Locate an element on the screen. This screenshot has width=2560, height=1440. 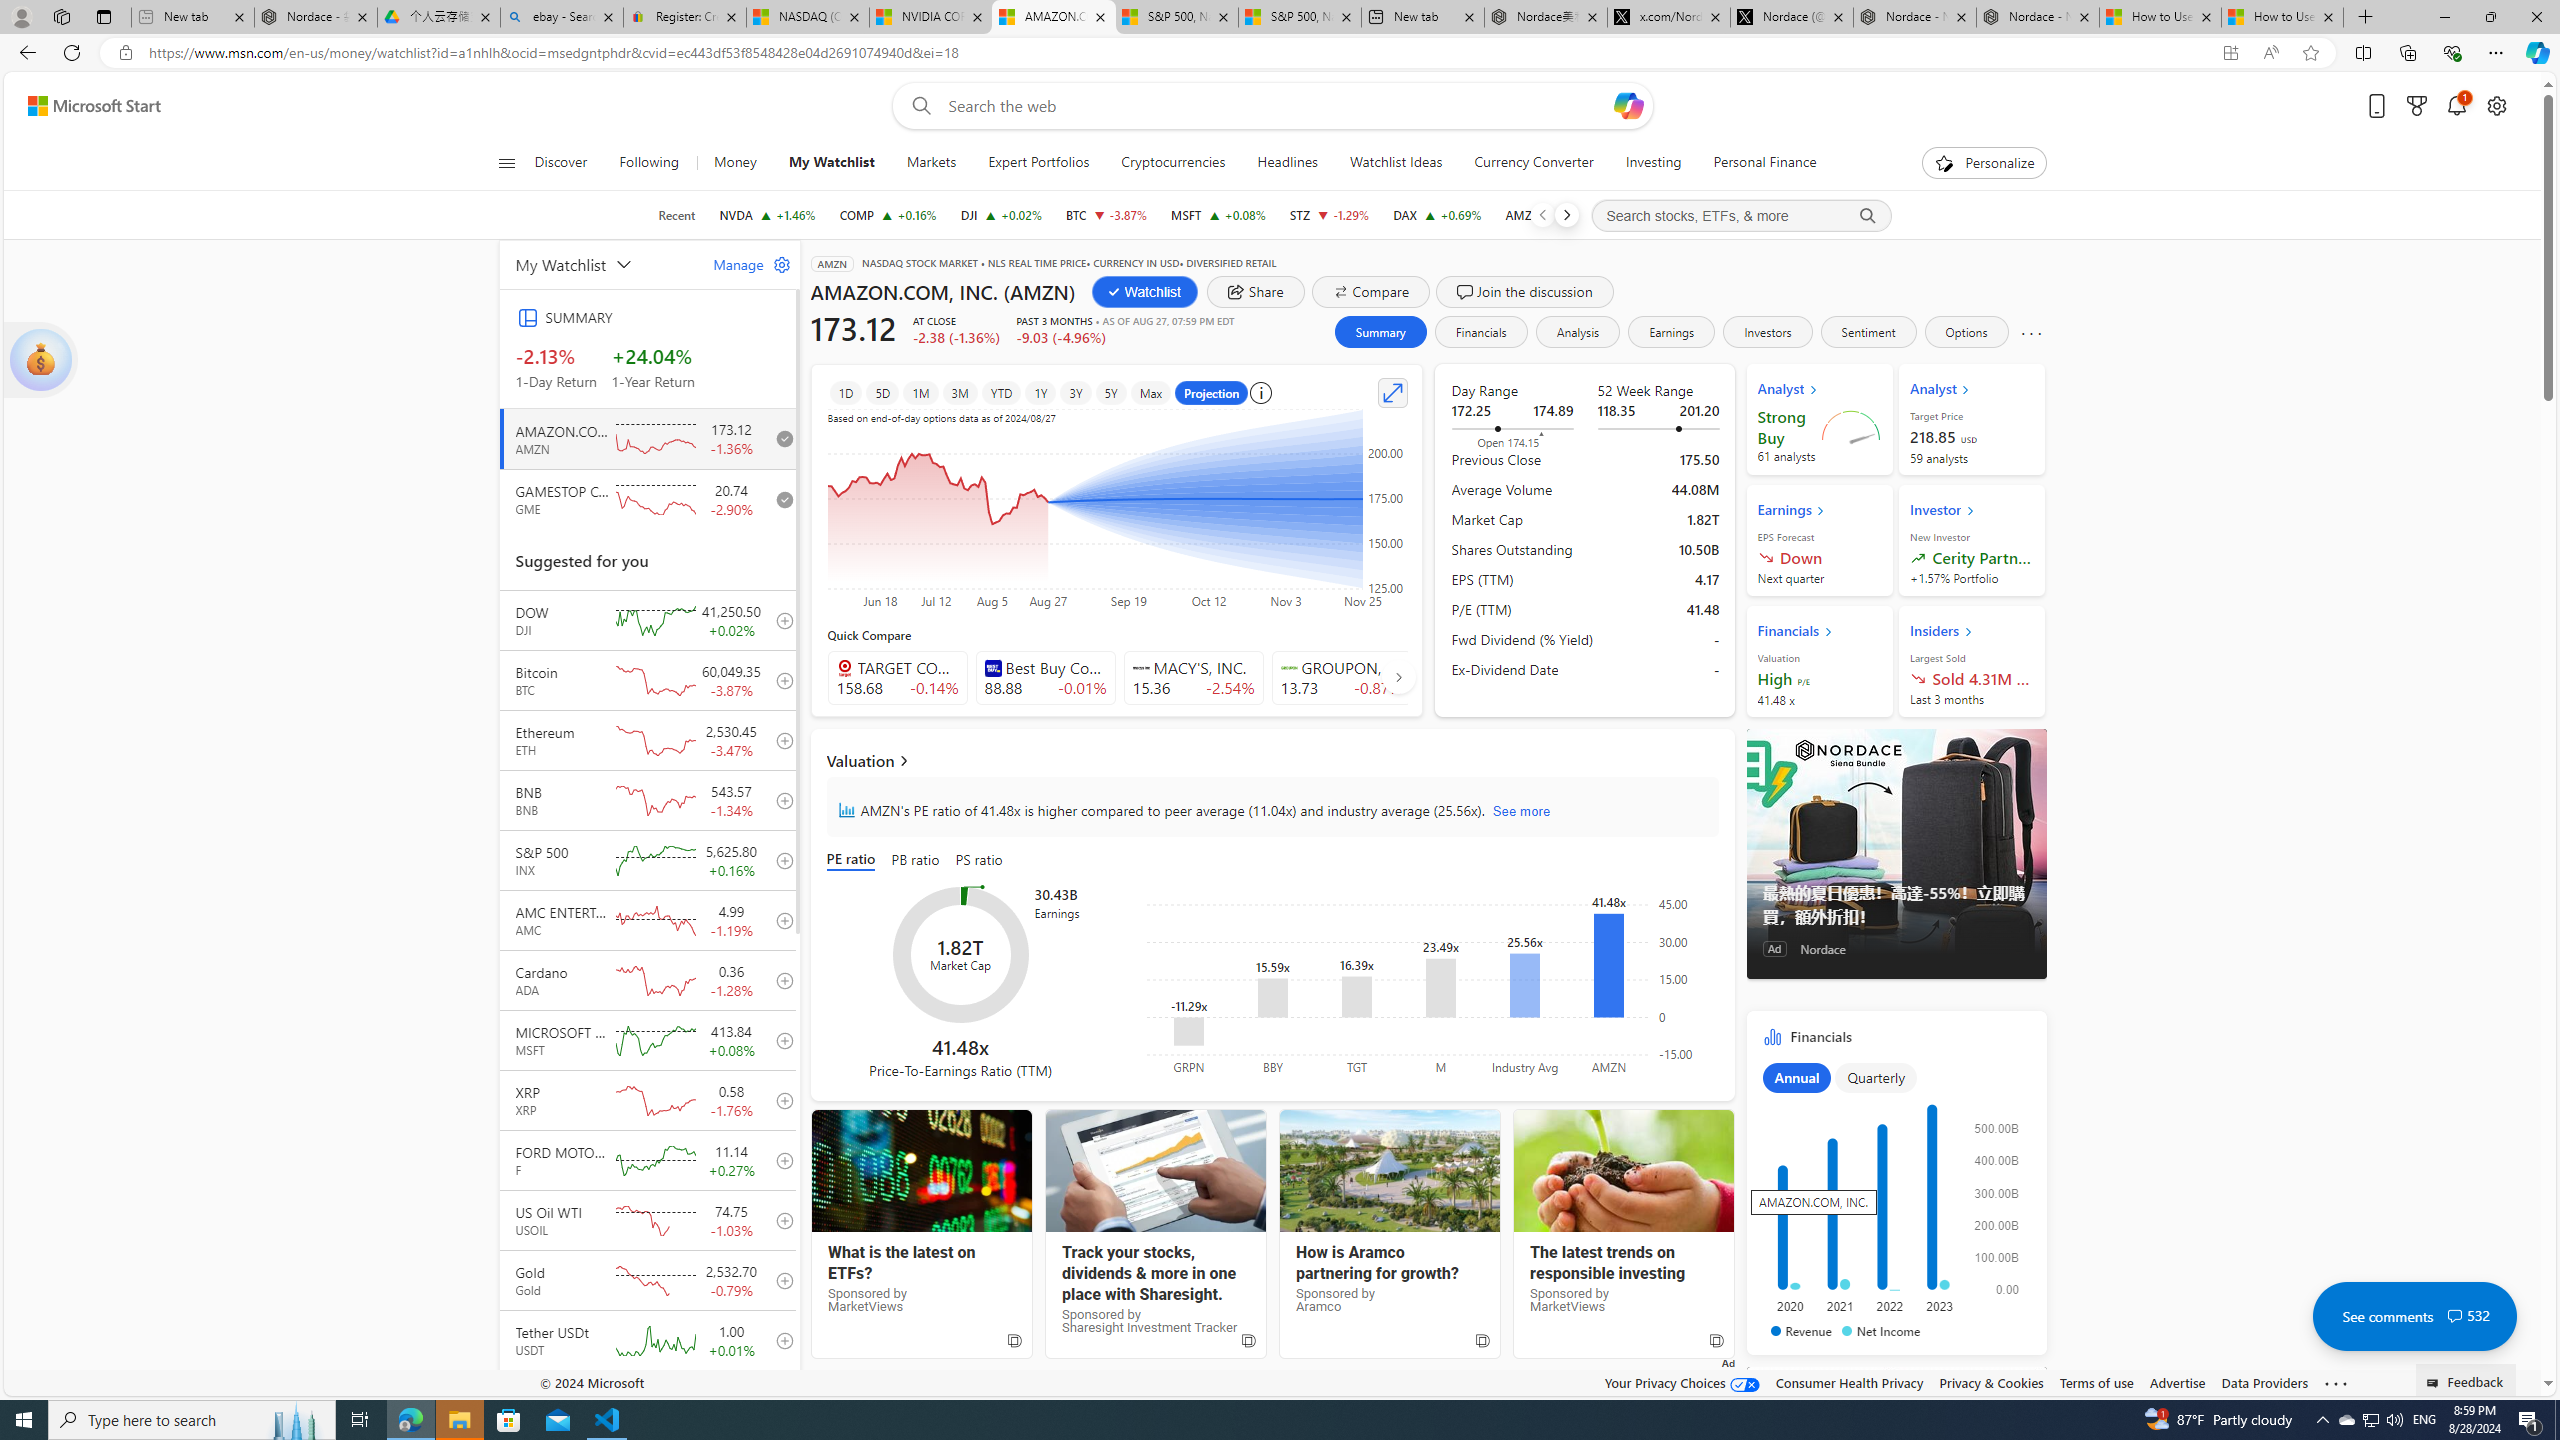
'MSFT MICROSOFT CORPORATION increase 413.84 +0.35 +0.08%' is located at coordinates (1218, 214).